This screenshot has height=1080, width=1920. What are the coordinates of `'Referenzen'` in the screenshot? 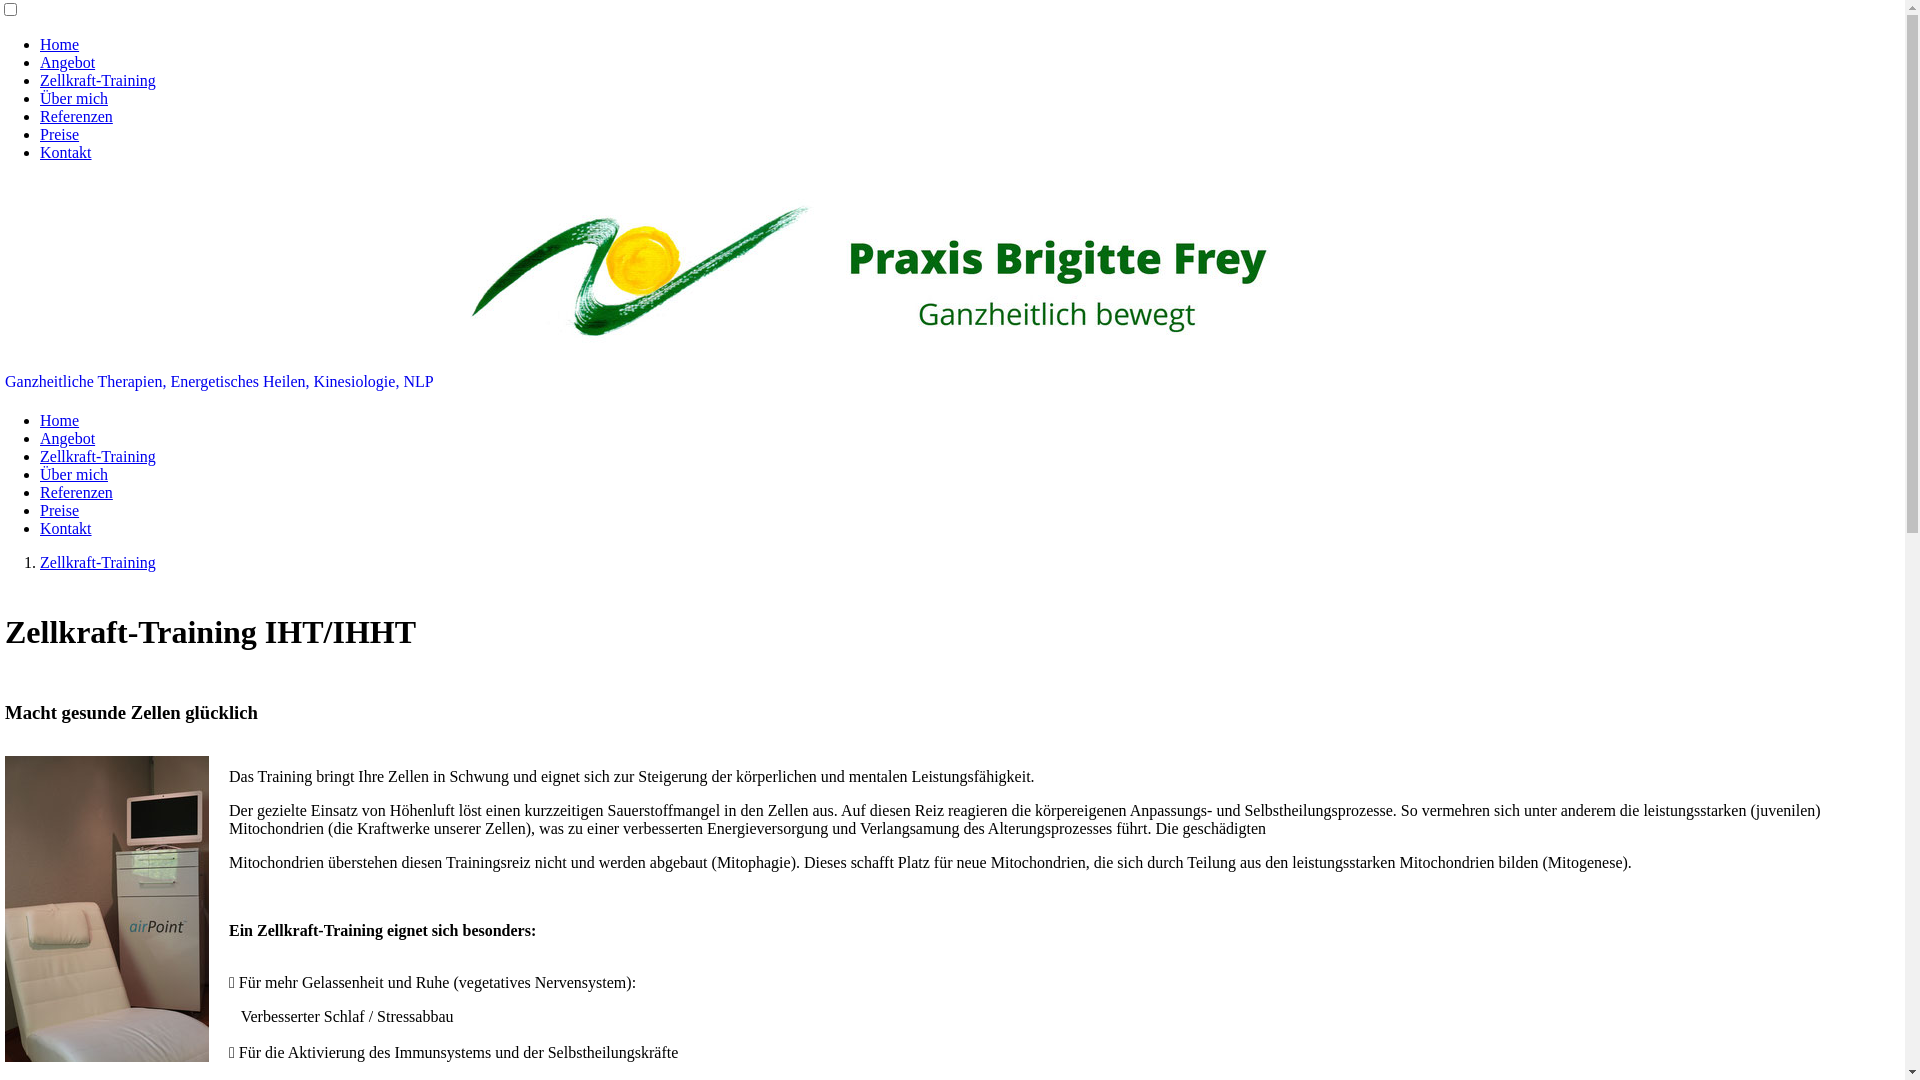 It's located at (76, 116).